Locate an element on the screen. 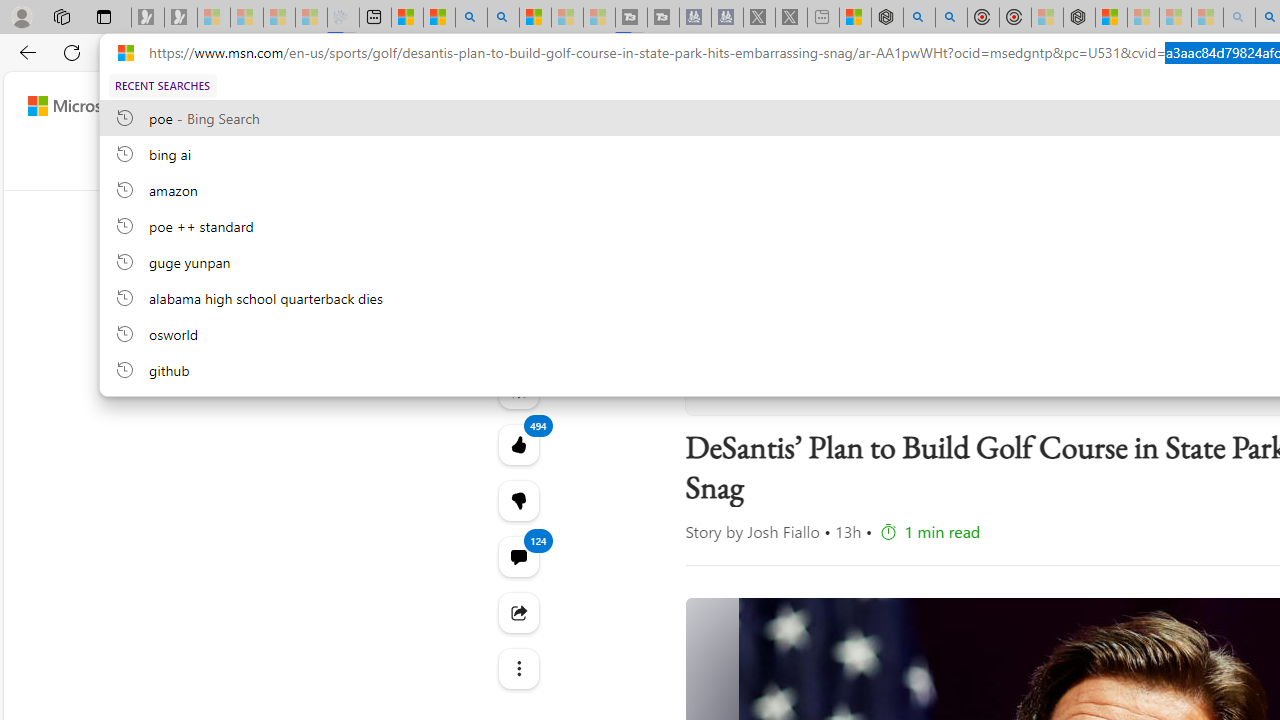  'Skip to footer' is located at coordinates (81, 105).